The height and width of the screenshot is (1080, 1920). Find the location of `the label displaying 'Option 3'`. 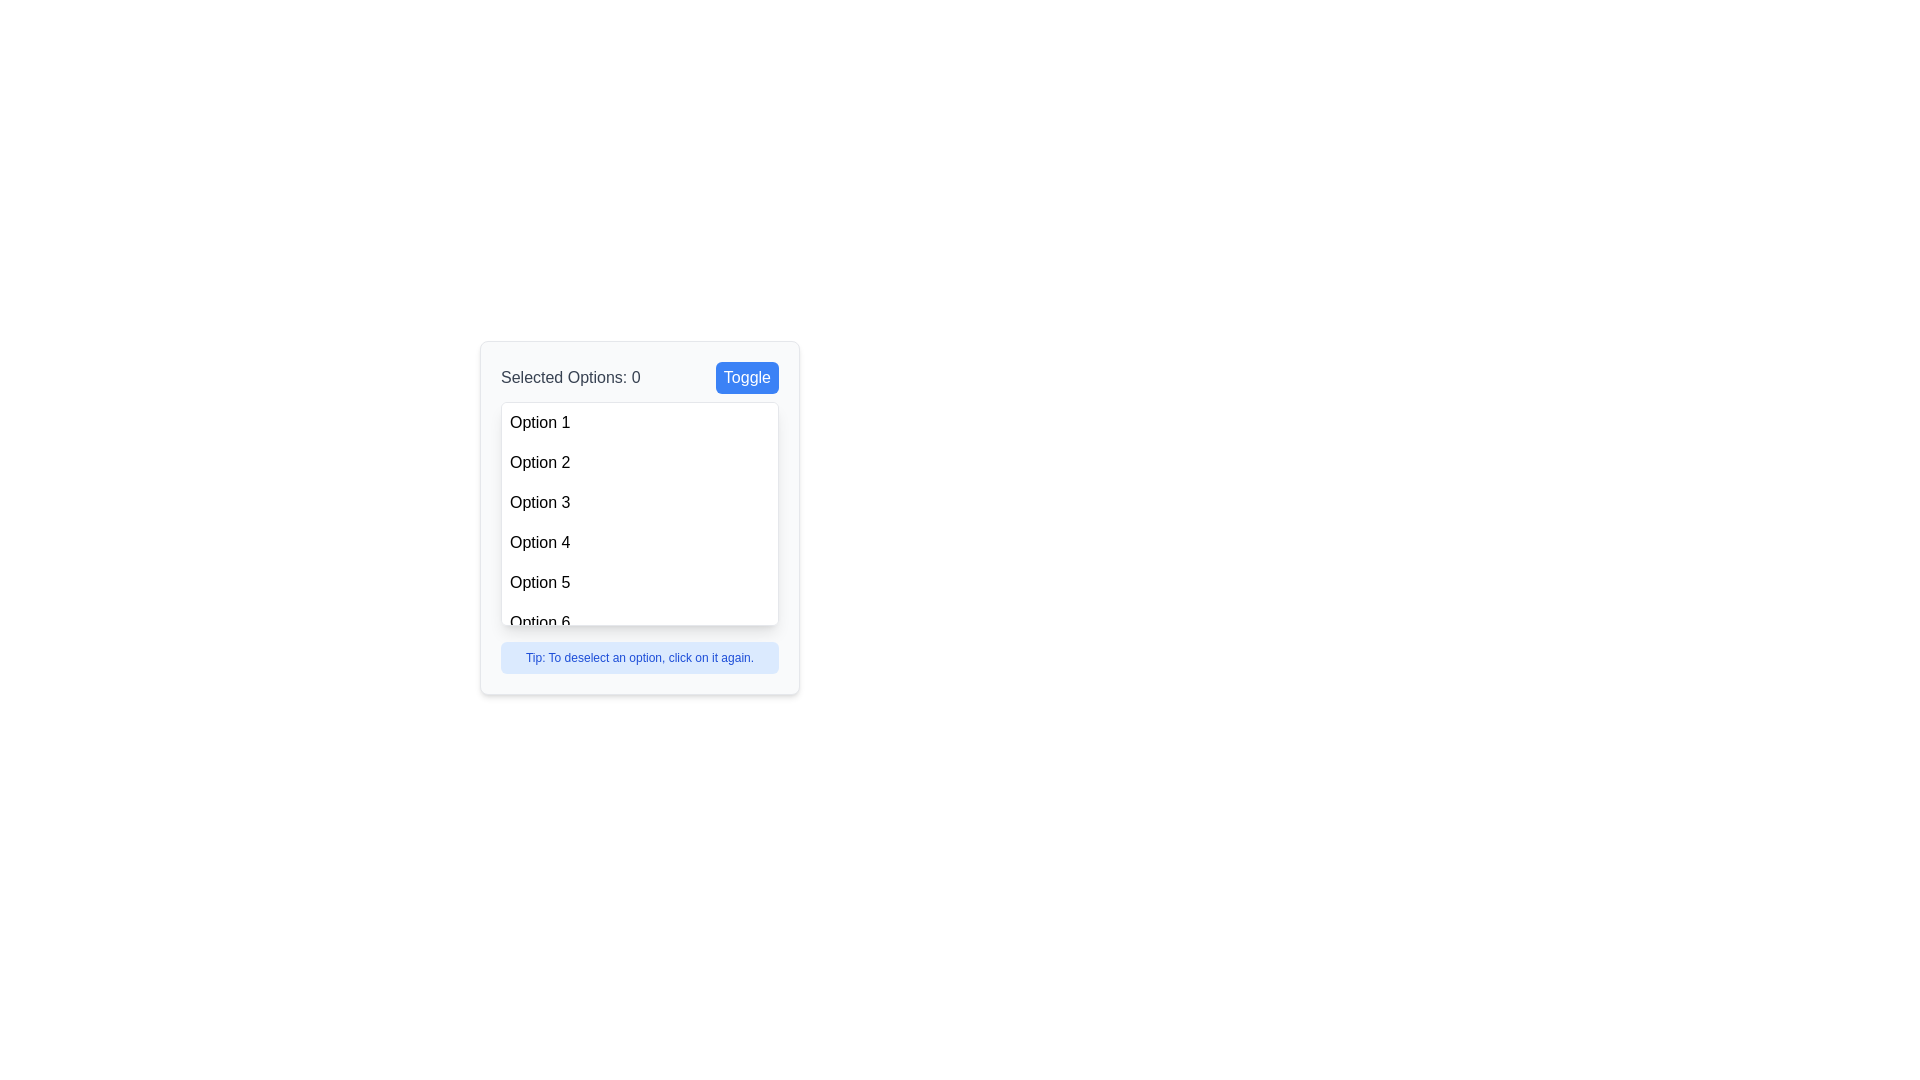

the label displaying 'Option 3' is located at coordinates (540, 501).